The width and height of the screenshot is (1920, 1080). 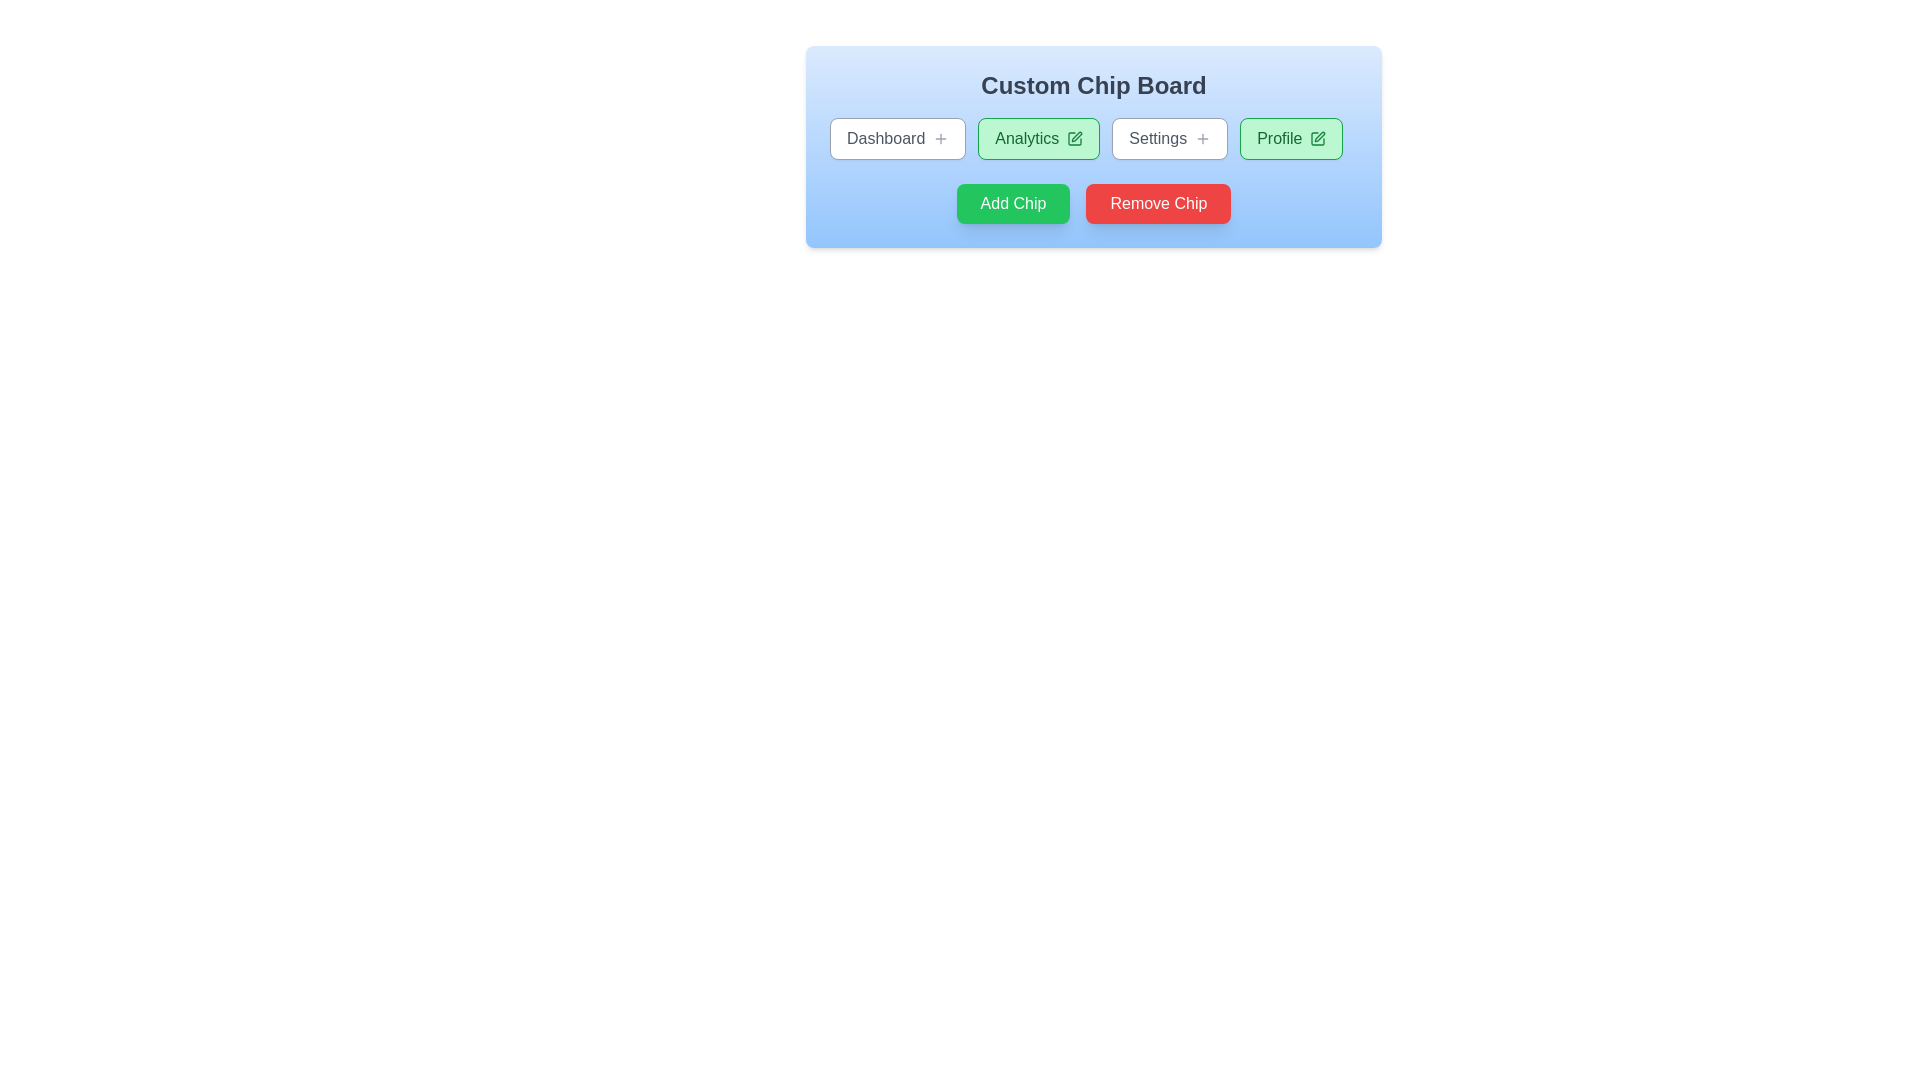 What do you see at coordinates (1291, 137) in the screenshot?
I see `the chip labeled 'Profile'` at bounding box center [1291, 137].